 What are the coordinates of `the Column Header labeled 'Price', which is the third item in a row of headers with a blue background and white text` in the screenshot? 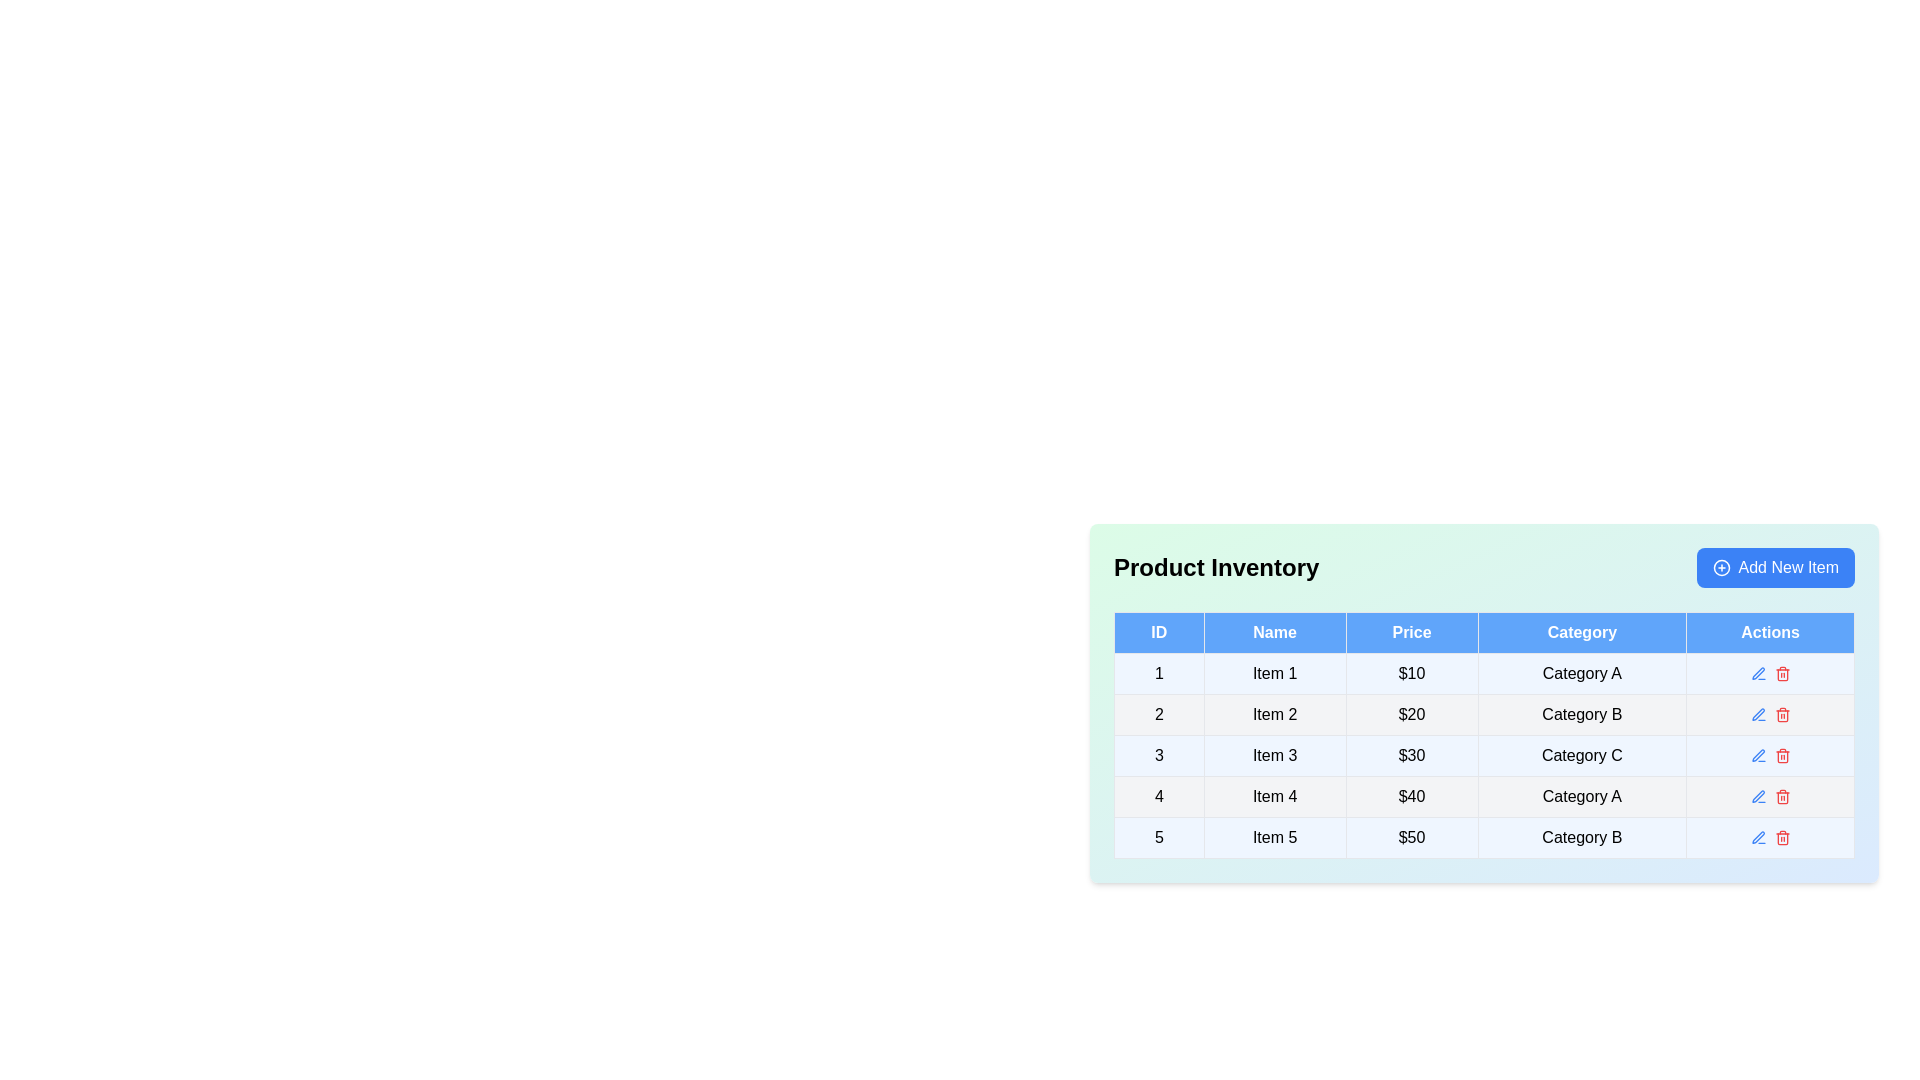 It's located at (1410, 632).